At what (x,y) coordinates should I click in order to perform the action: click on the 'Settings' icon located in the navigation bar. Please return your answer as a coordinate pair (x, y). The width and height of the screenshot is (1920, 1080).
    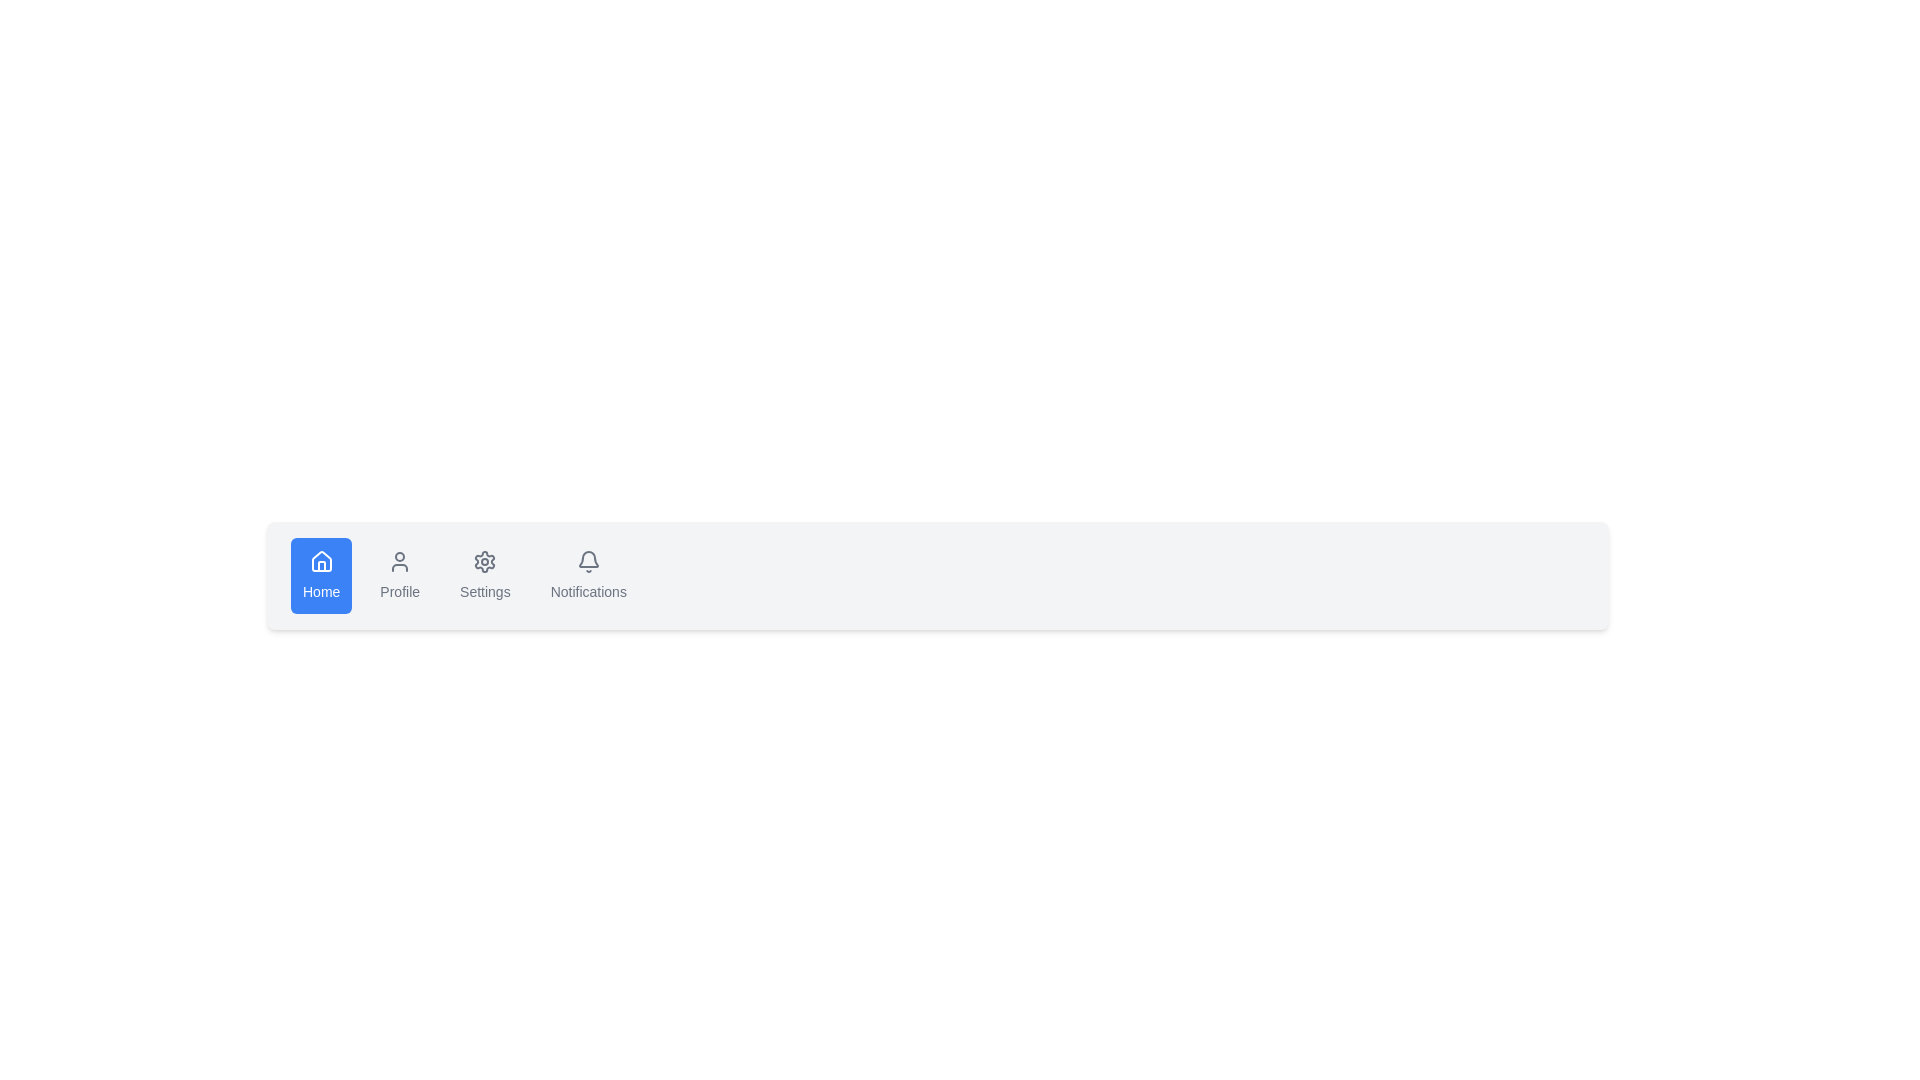
    Looking at the image, I should click on (484, 562).